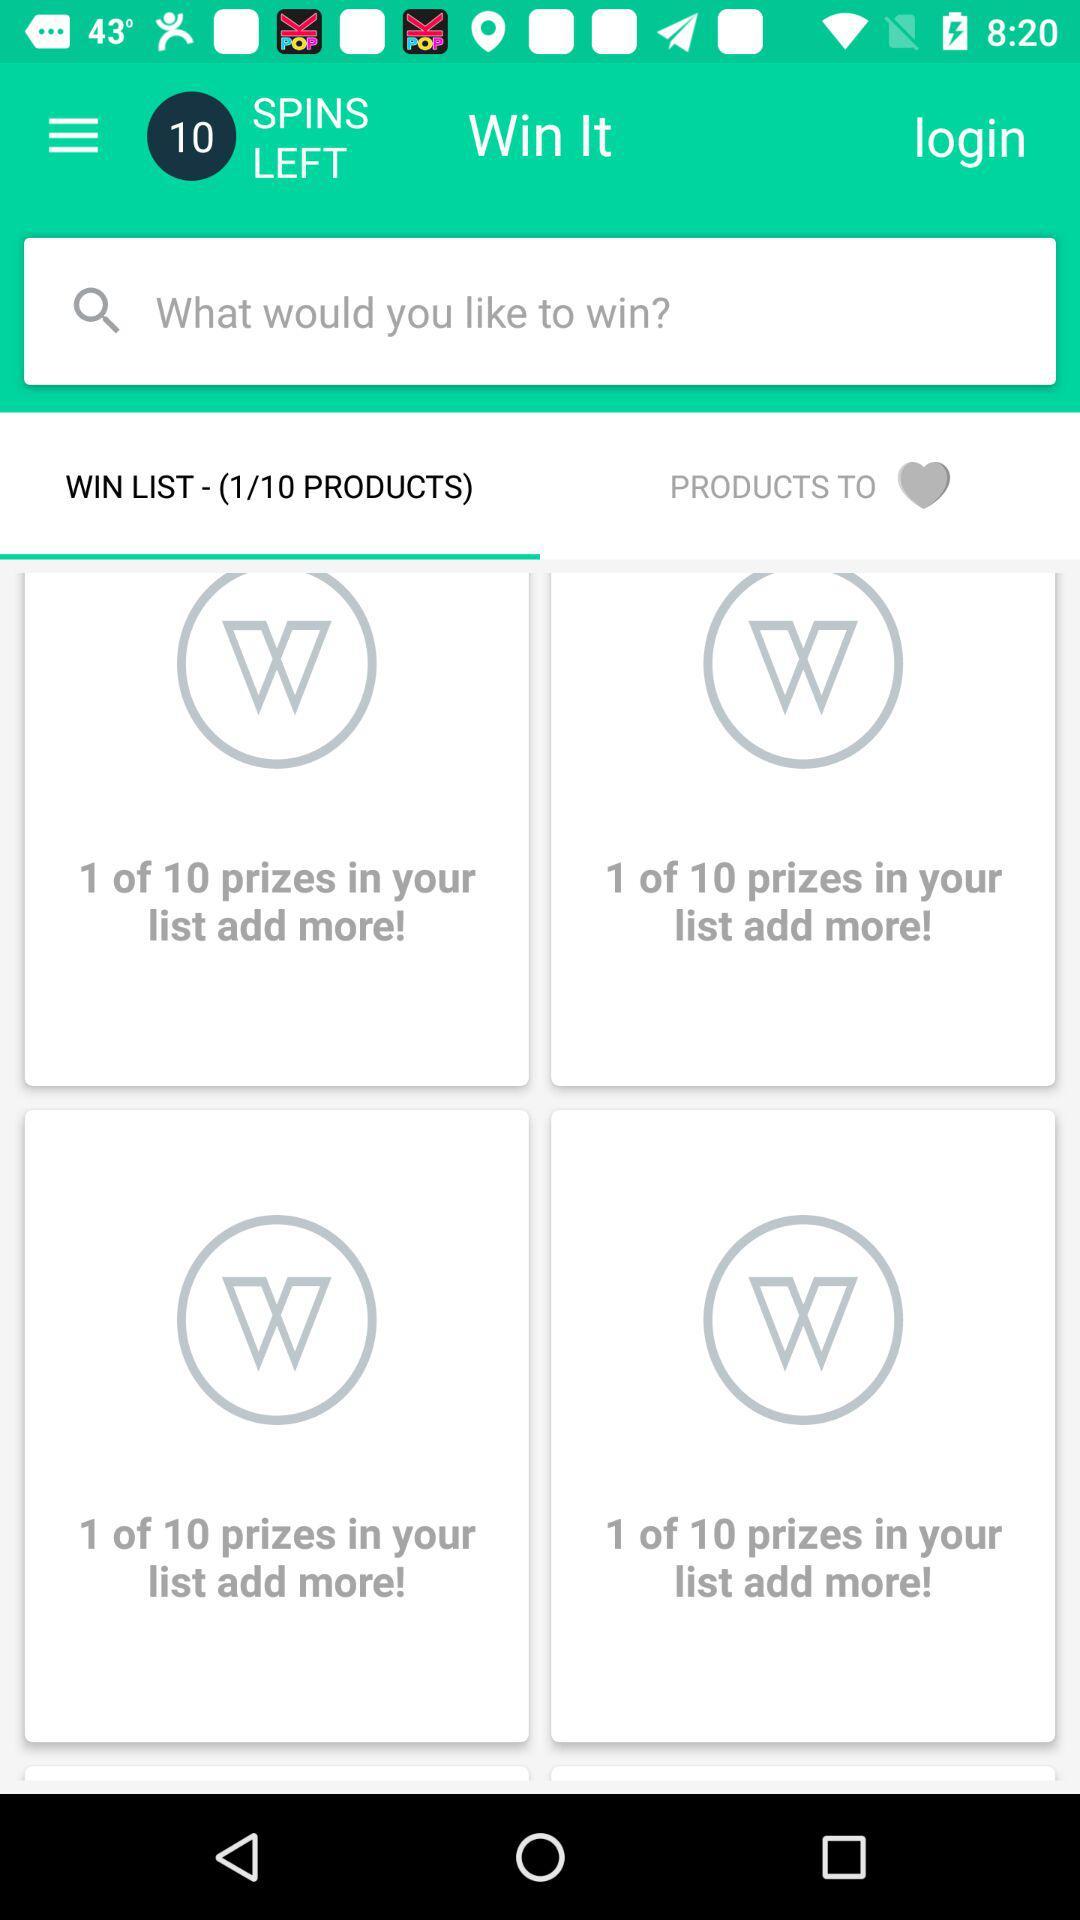 The image size is (1080, 1920). I want to click on item to the right of the win it, so click(969, 135).